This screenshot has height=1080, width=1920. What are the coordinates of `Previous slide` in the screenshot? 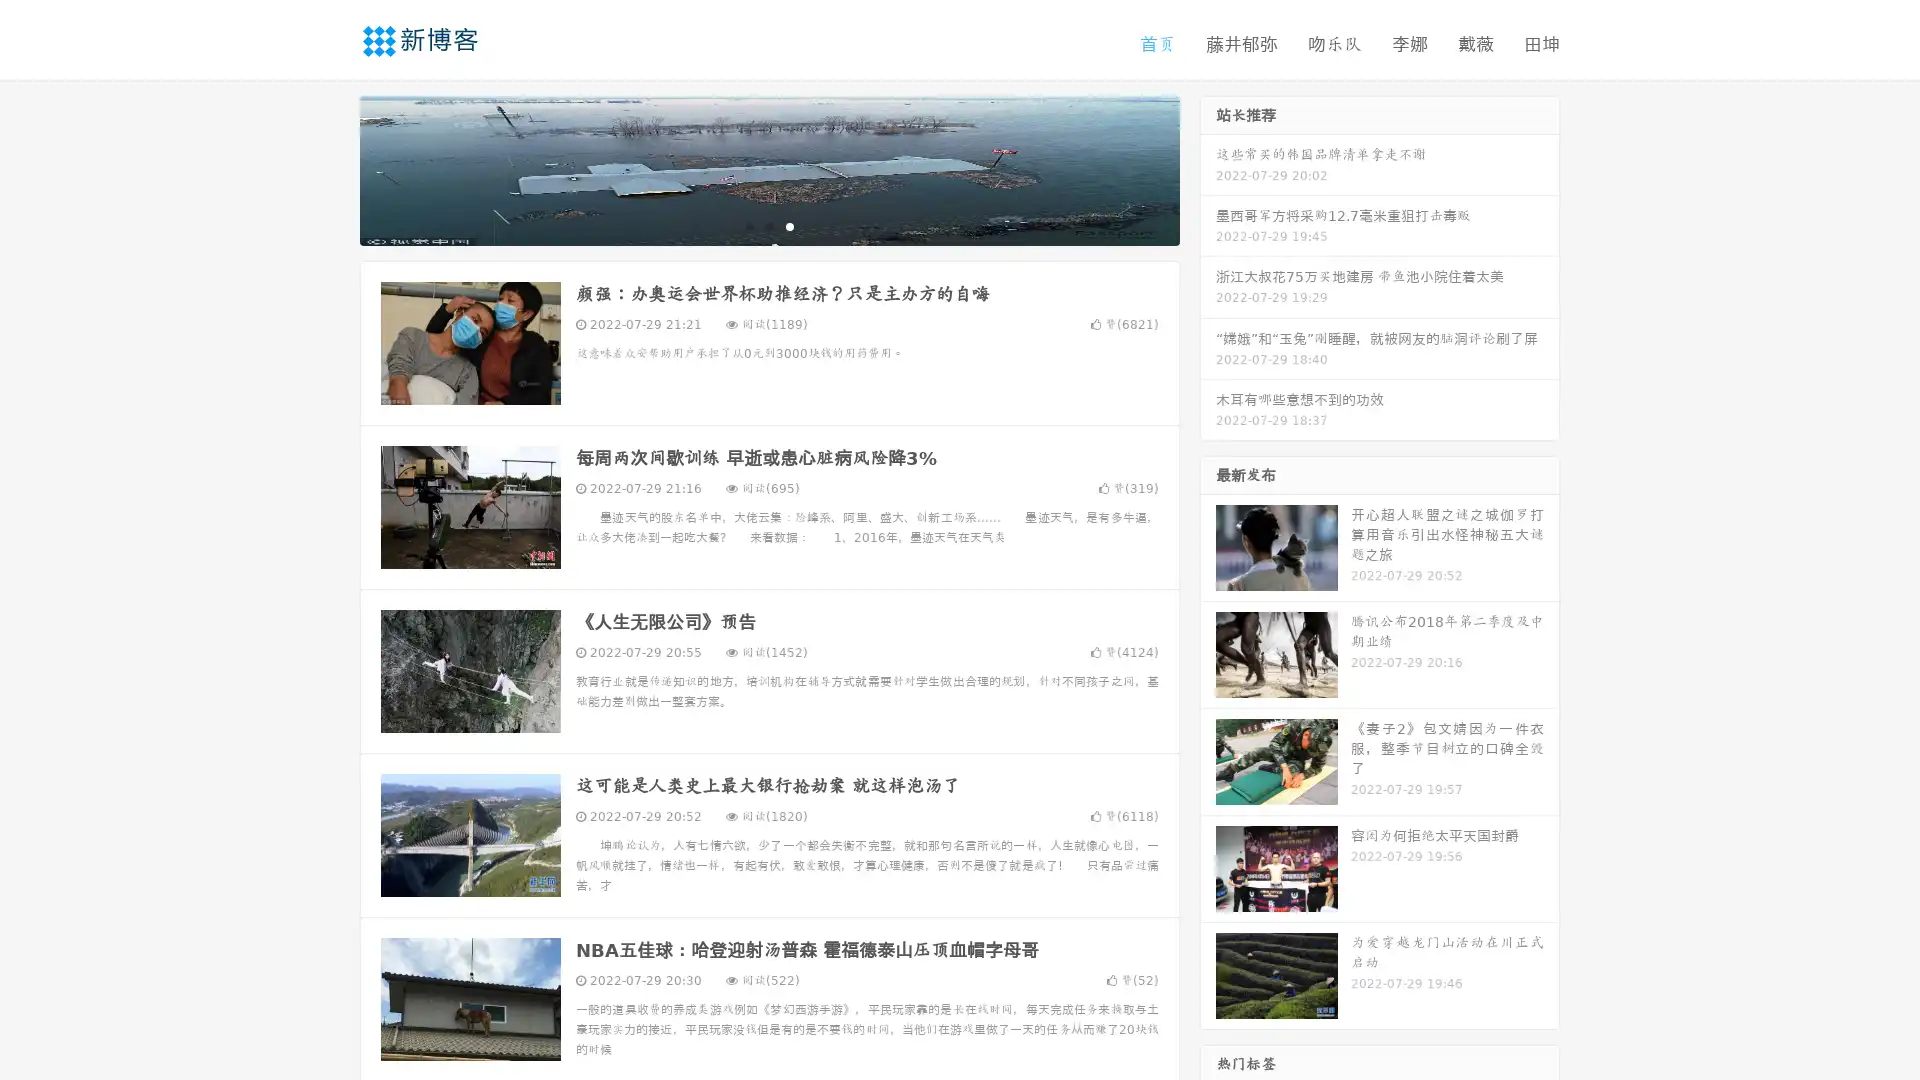 It's located at (330, 168).